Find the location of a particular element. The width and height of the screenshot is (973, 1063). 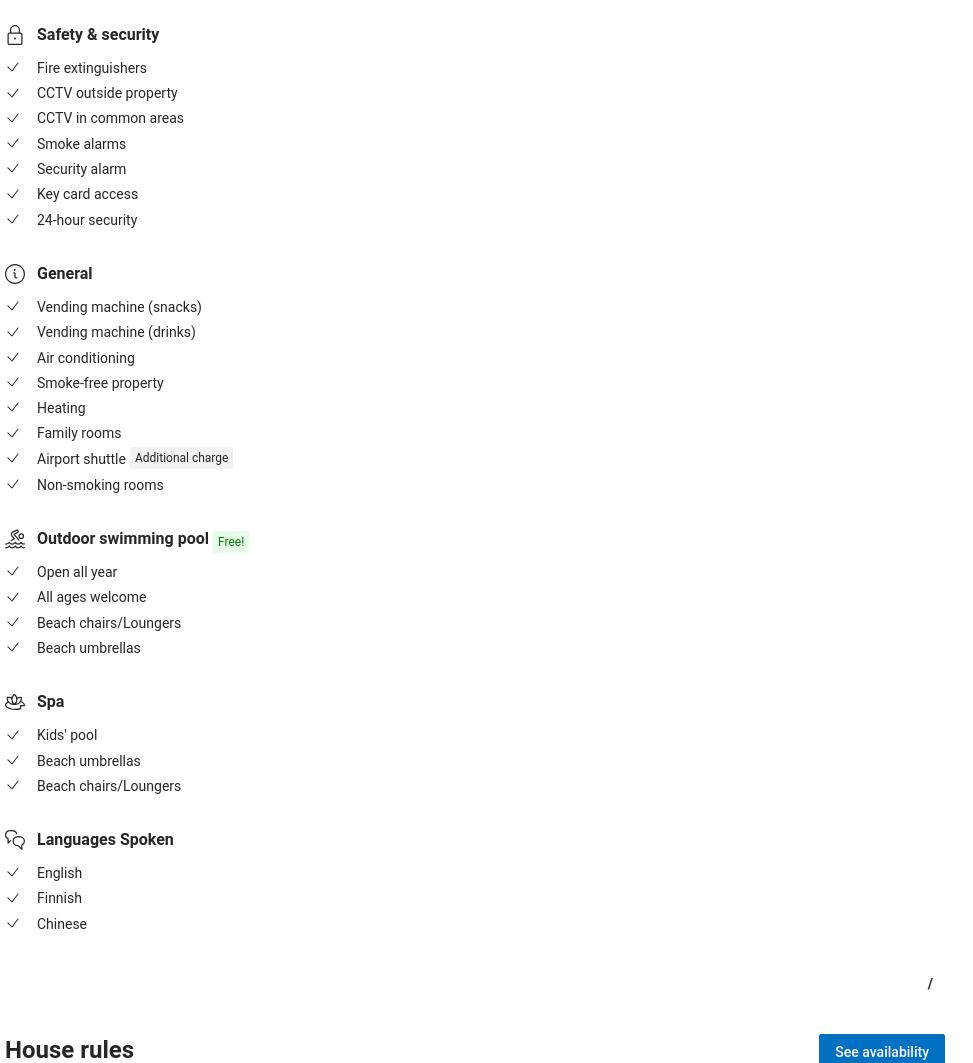

'Security alarm' is located at coordinates (80, 169).